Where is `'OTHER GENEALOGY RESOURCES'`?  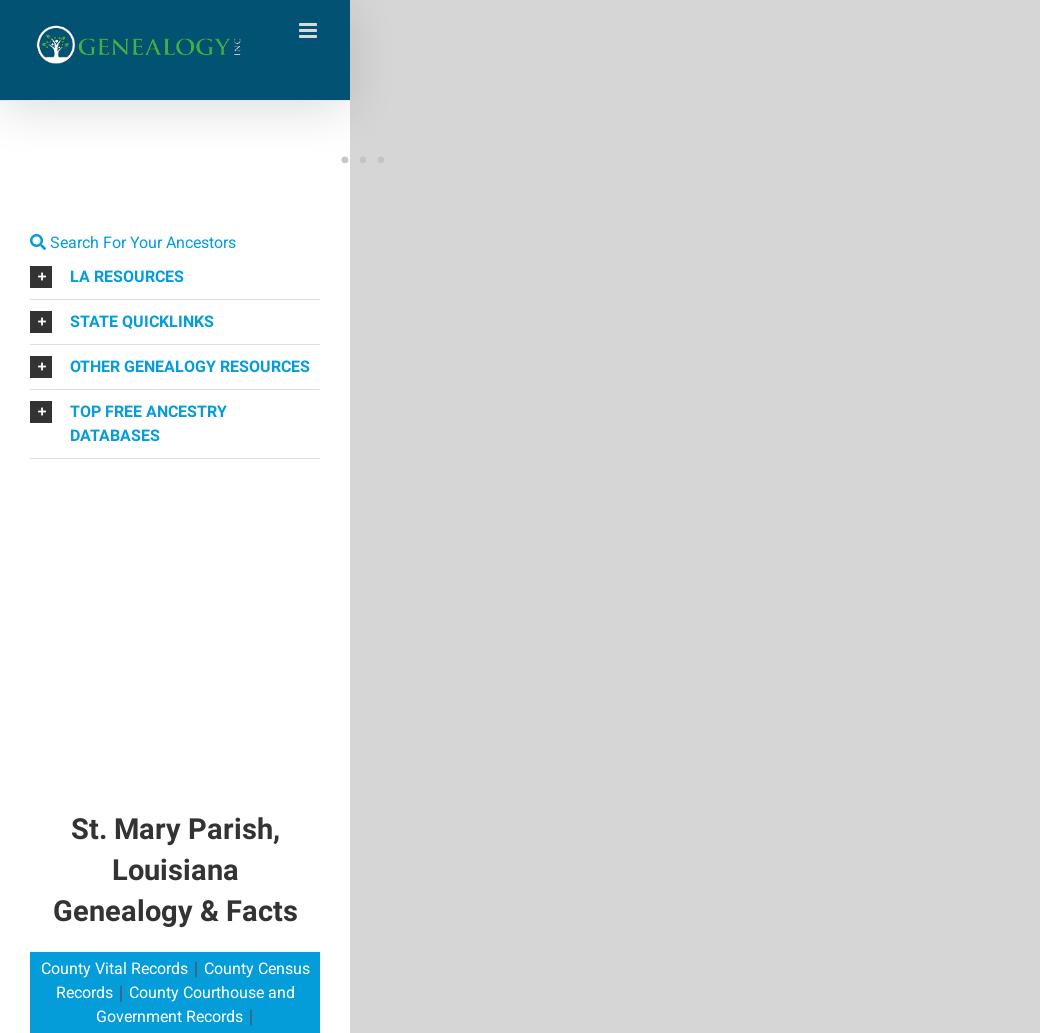
'OTHER GENEALOGY RESOURCES' is located at coordinates (190, 365).